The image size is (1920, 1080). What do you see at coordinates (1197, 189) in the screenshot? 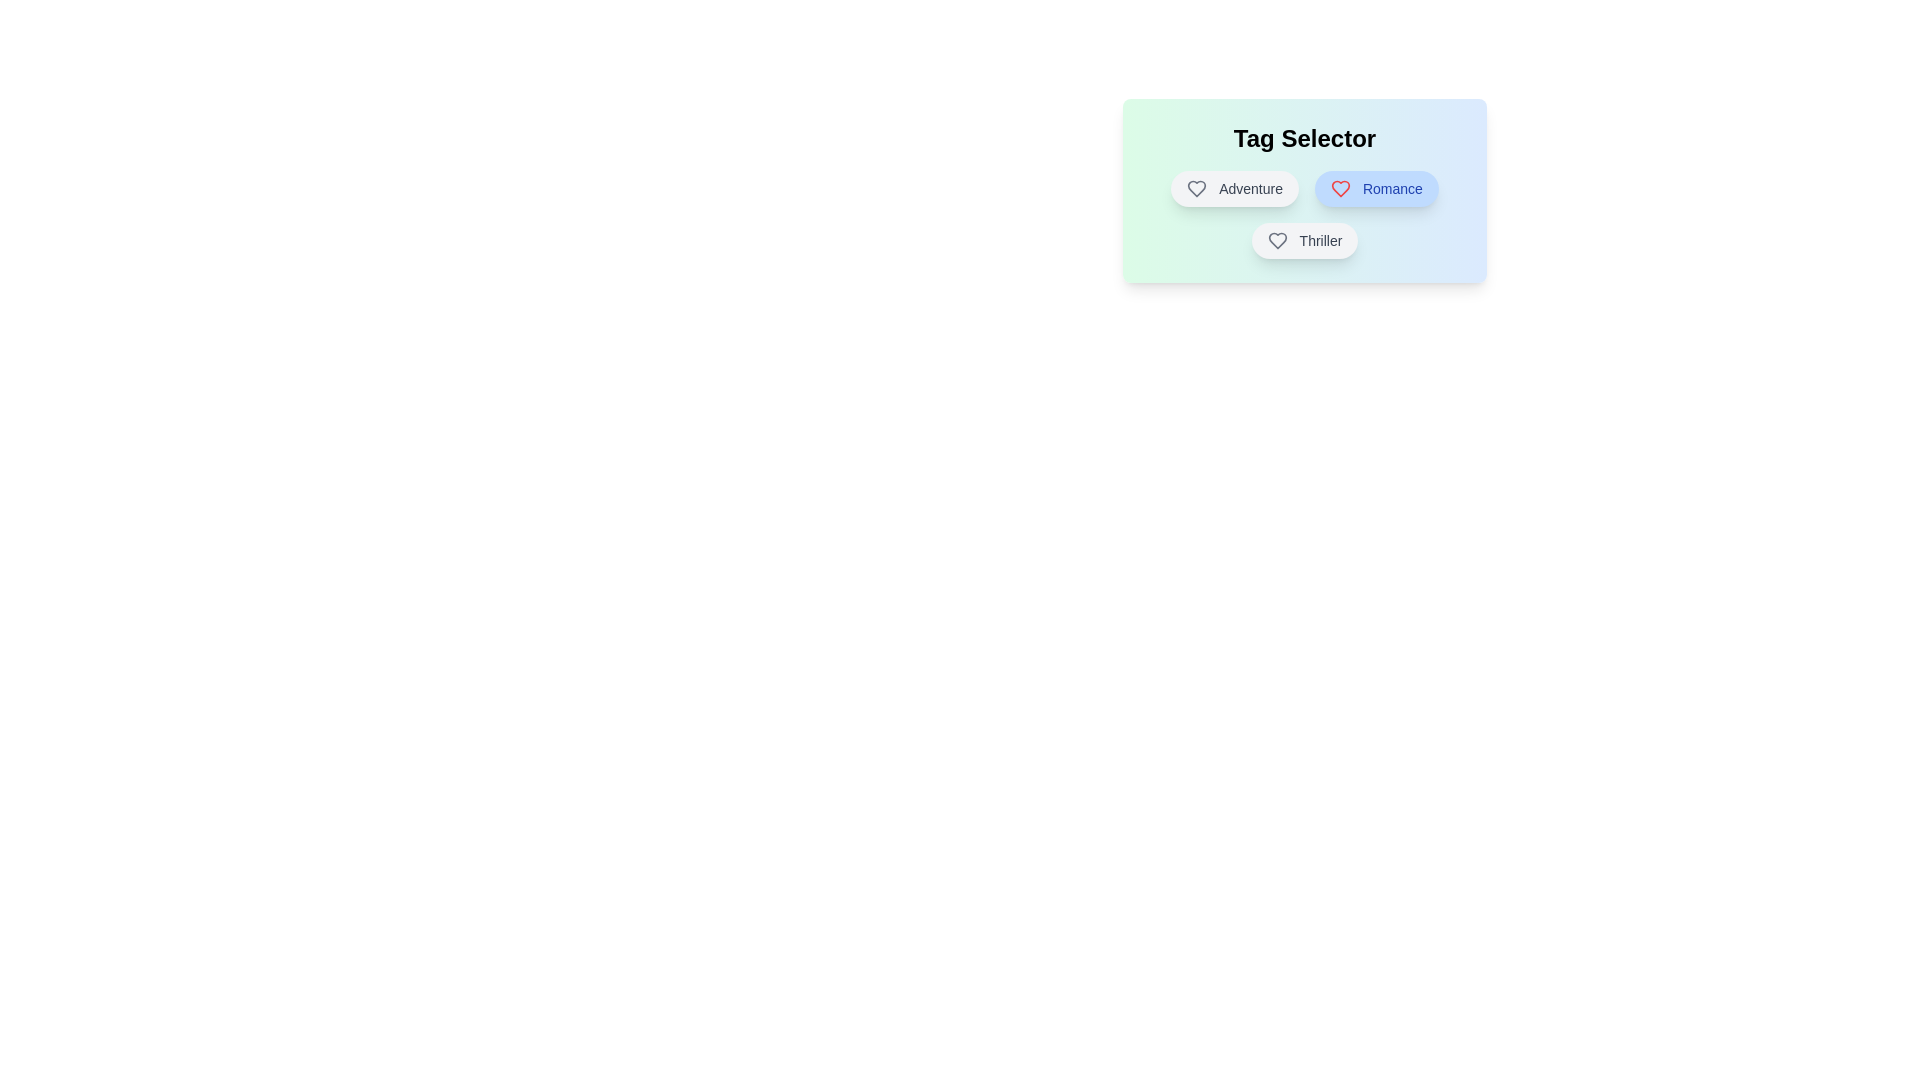
I see `the Heart icon associated with the tag Adventure` at bounding box center [1197, 189].